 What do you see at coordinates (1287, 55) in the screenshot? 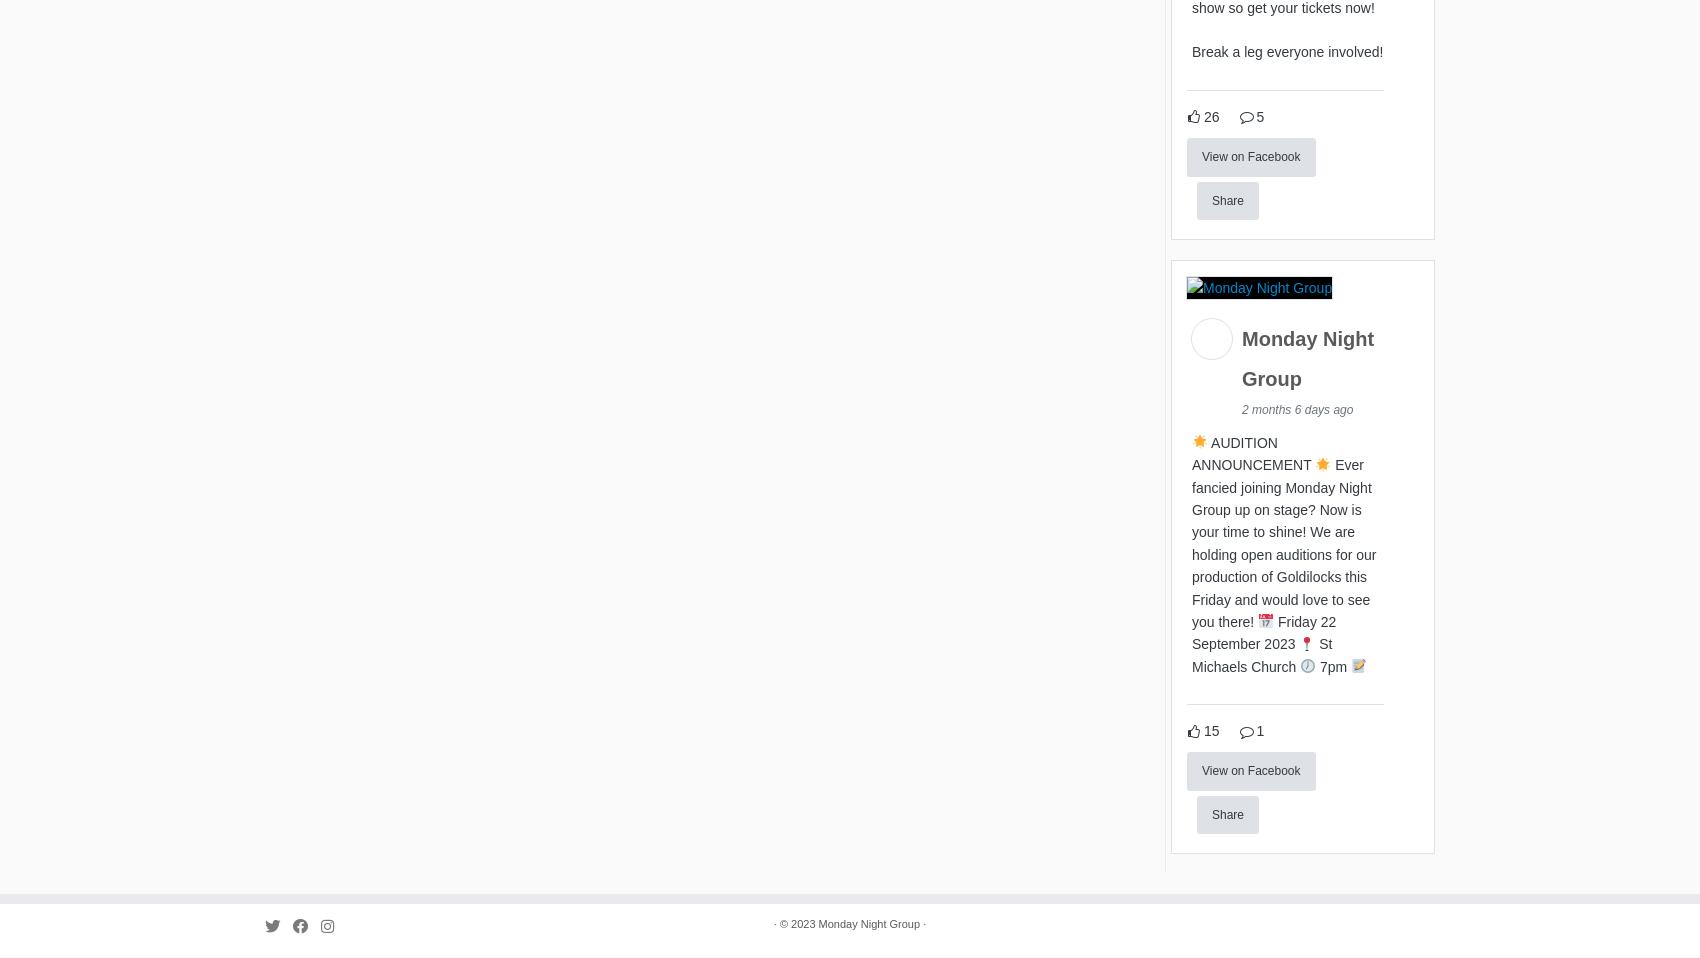
I see `'Break a leg everyone involved!'` at bounding box center [1287, 55].